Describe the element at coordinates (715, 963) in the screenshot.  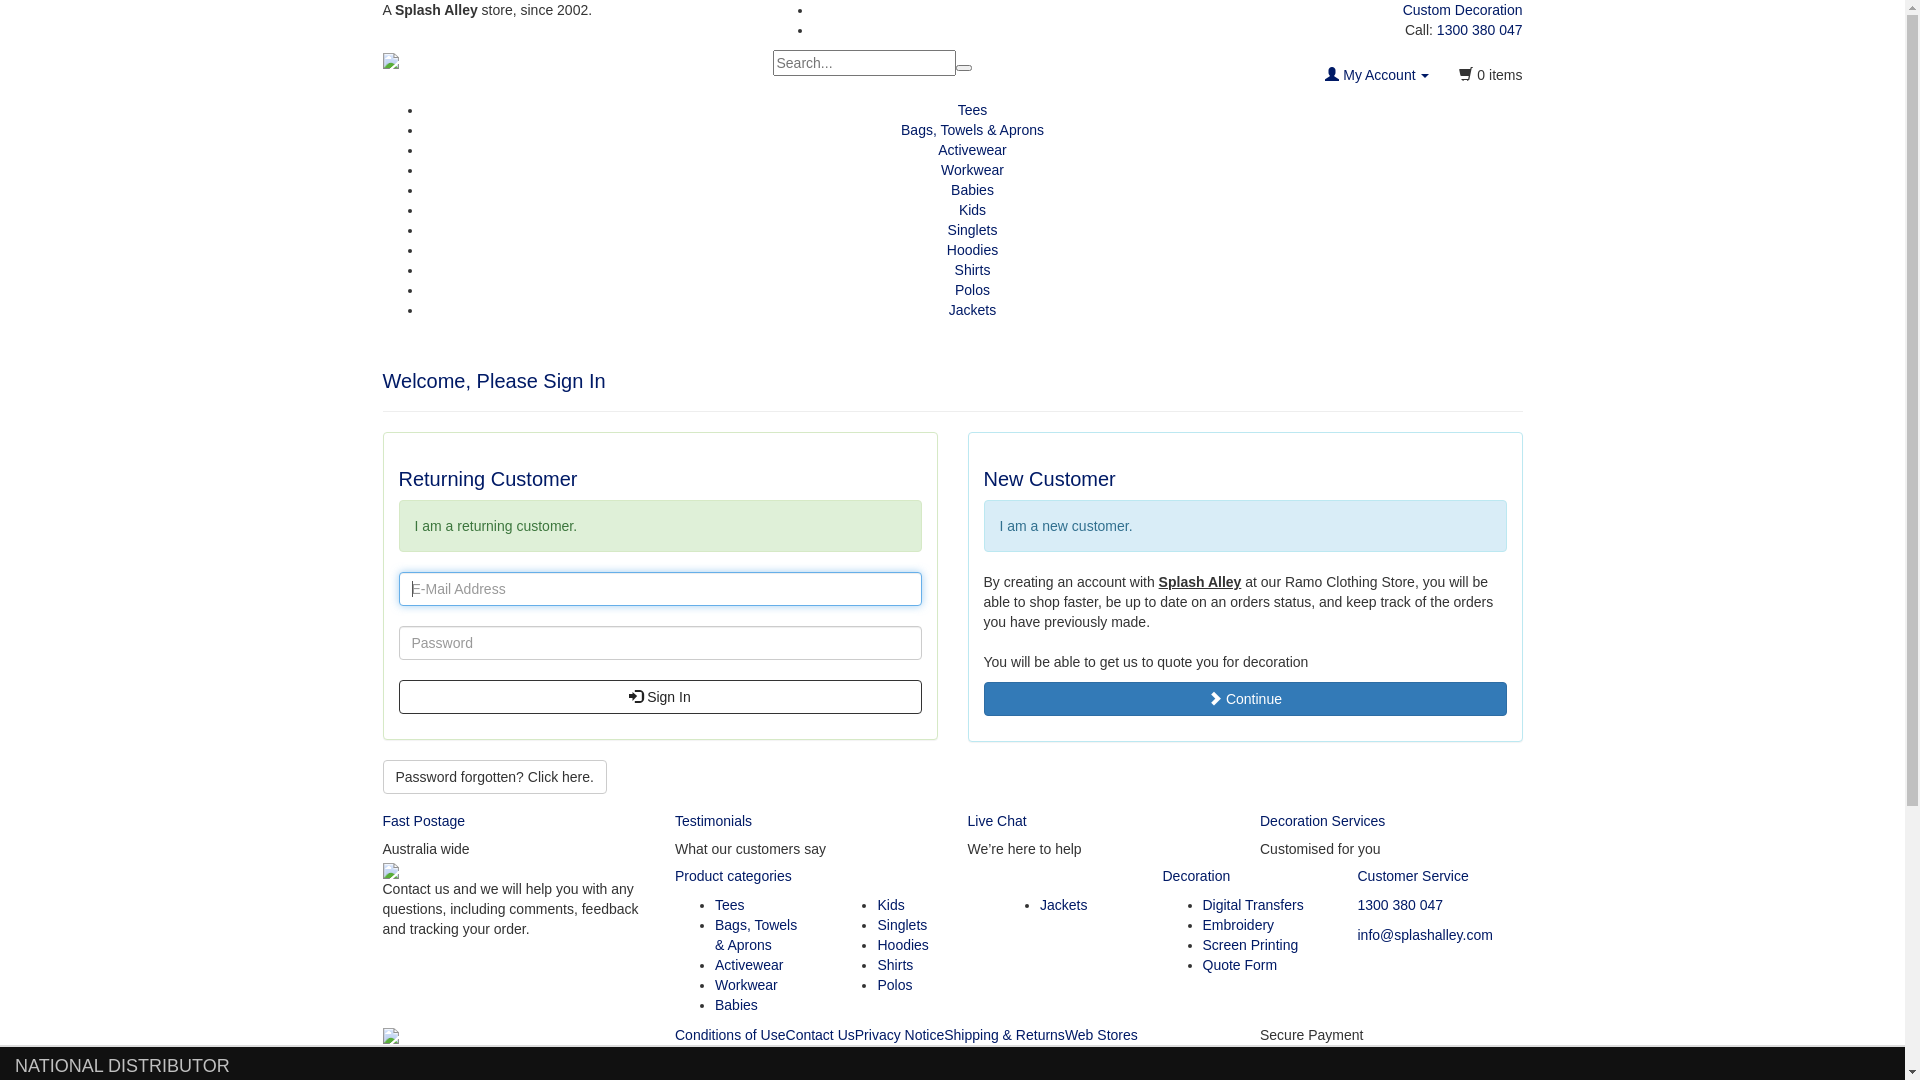
I see `'Activewear'` at that location.